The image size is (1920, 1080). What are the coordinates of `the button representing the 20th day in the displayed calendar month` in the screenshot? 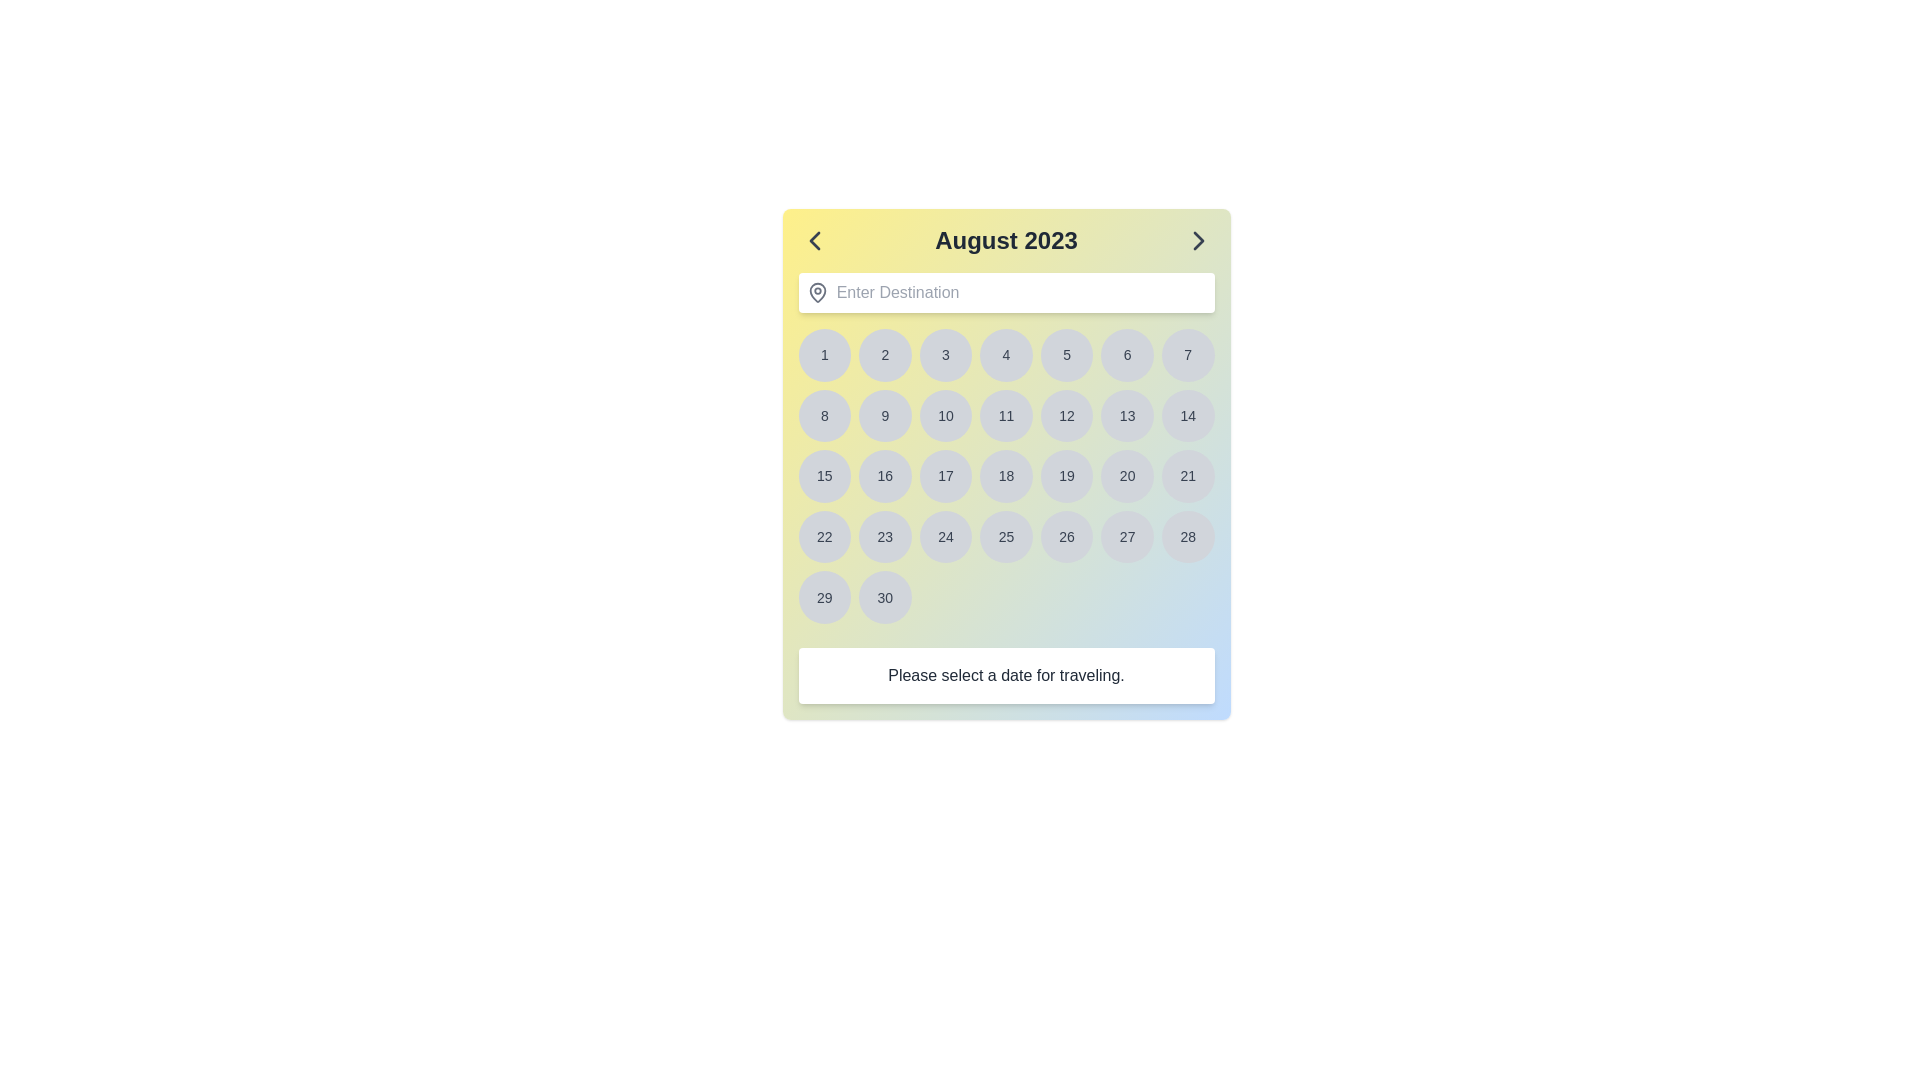 It's located at (1127, 476).